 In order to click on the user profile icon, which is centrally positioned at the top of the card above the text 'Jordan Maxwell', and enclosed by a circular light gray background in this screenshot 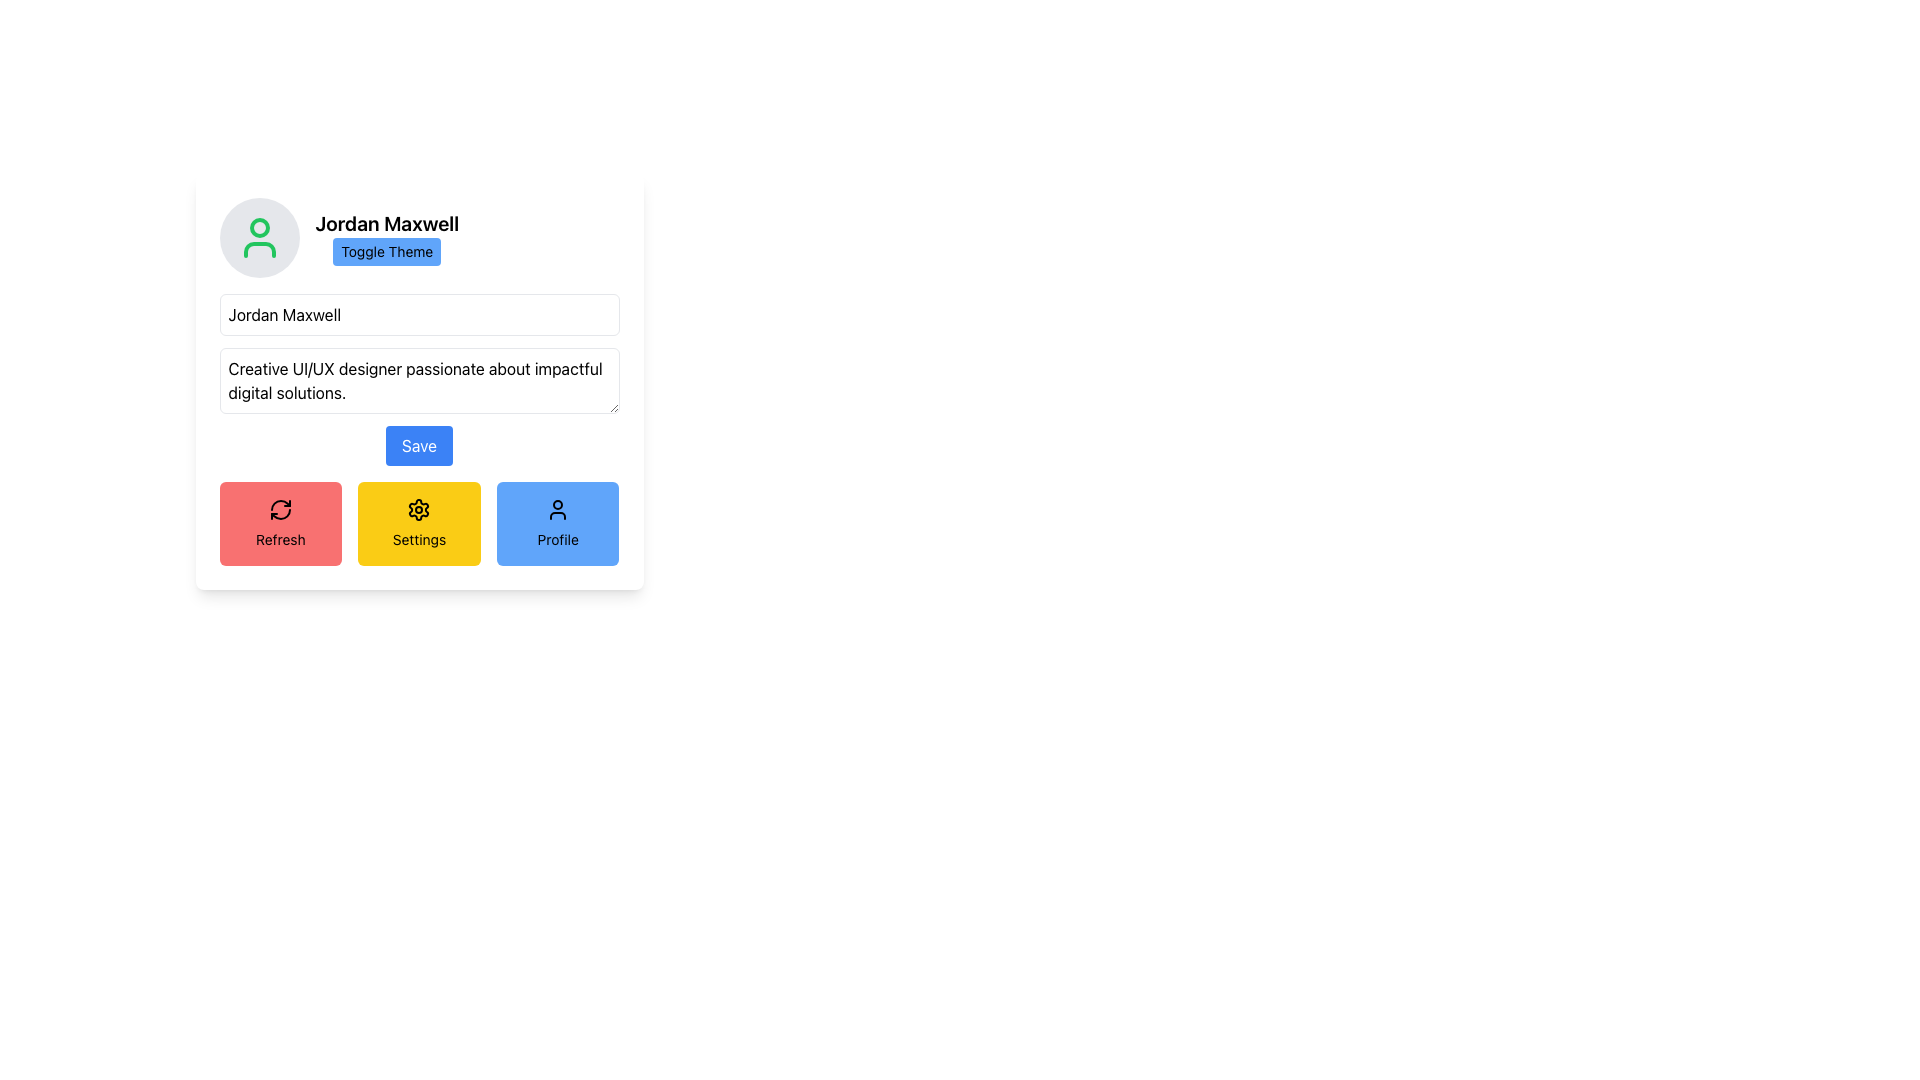, I will do `click(258, 237)`.